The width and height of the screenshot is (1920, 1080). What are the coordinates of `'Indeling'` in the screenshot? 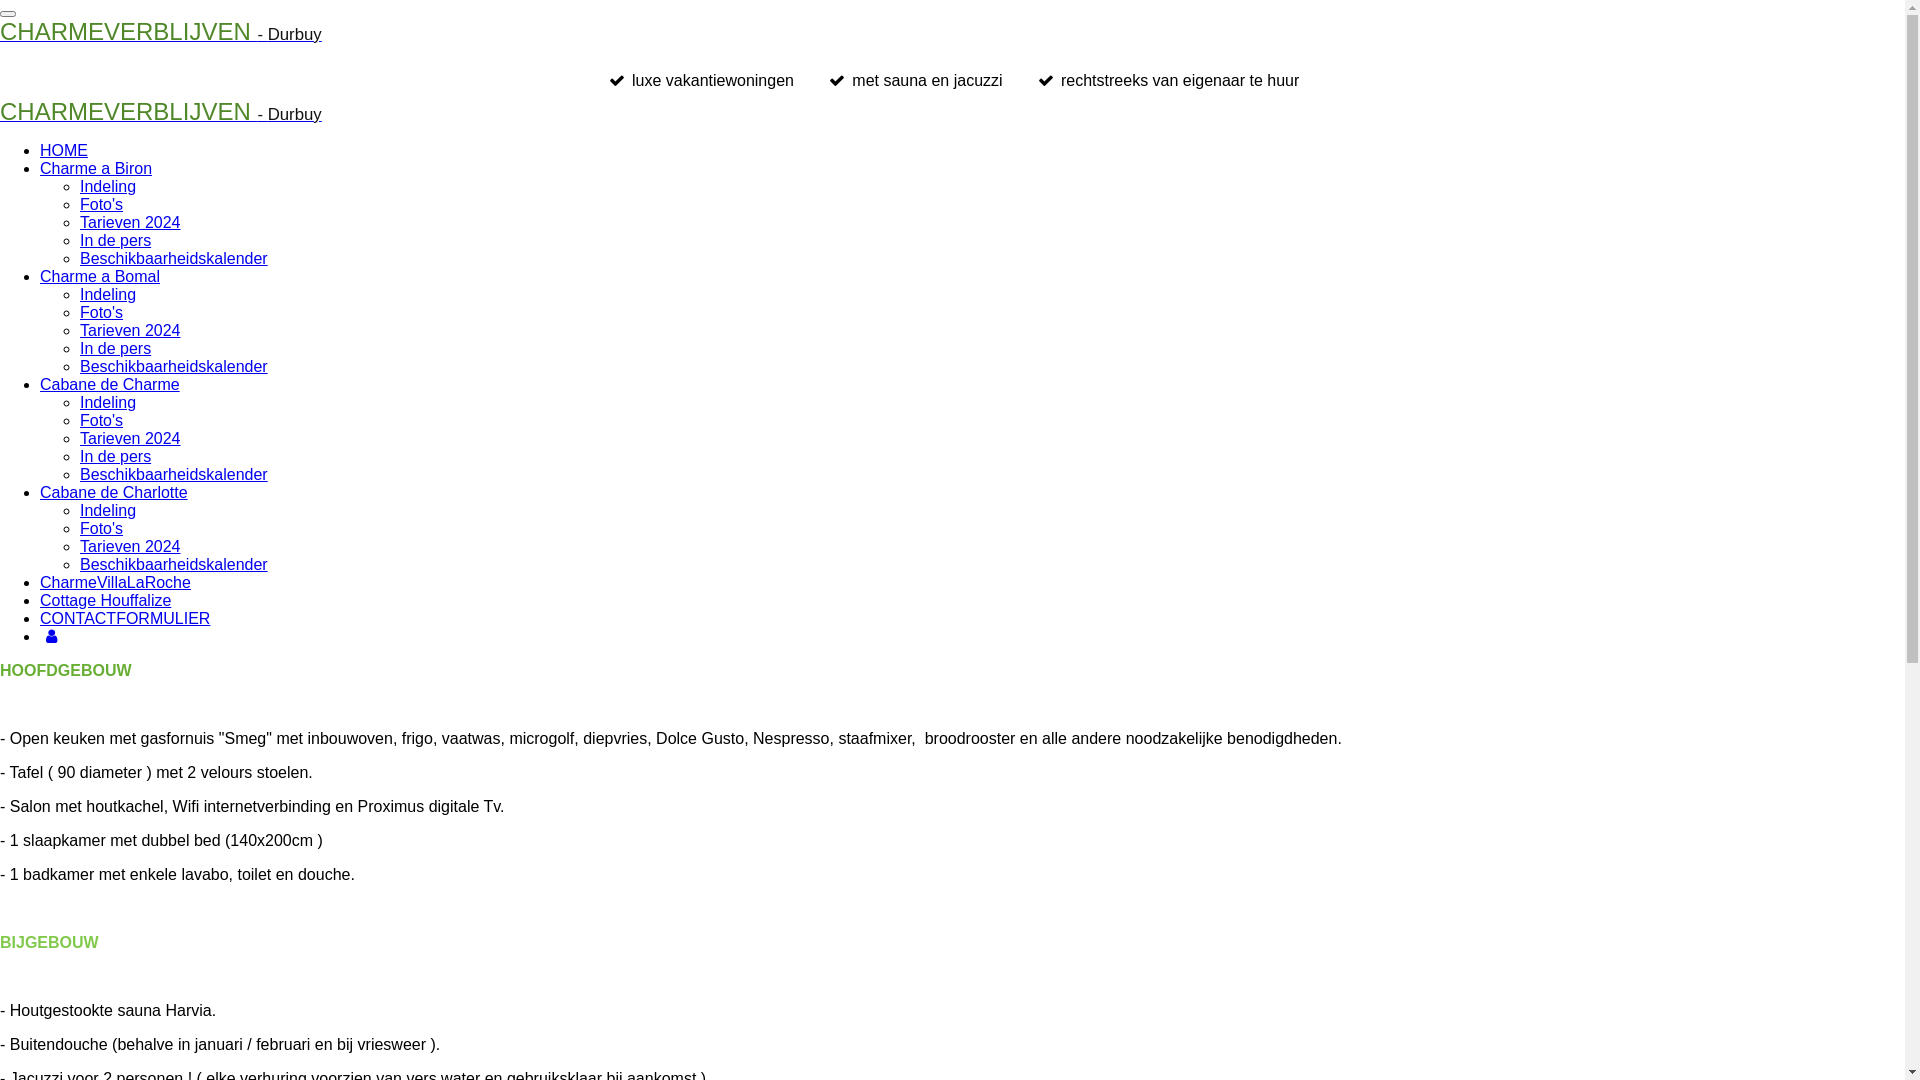 It's located at (80, 509).